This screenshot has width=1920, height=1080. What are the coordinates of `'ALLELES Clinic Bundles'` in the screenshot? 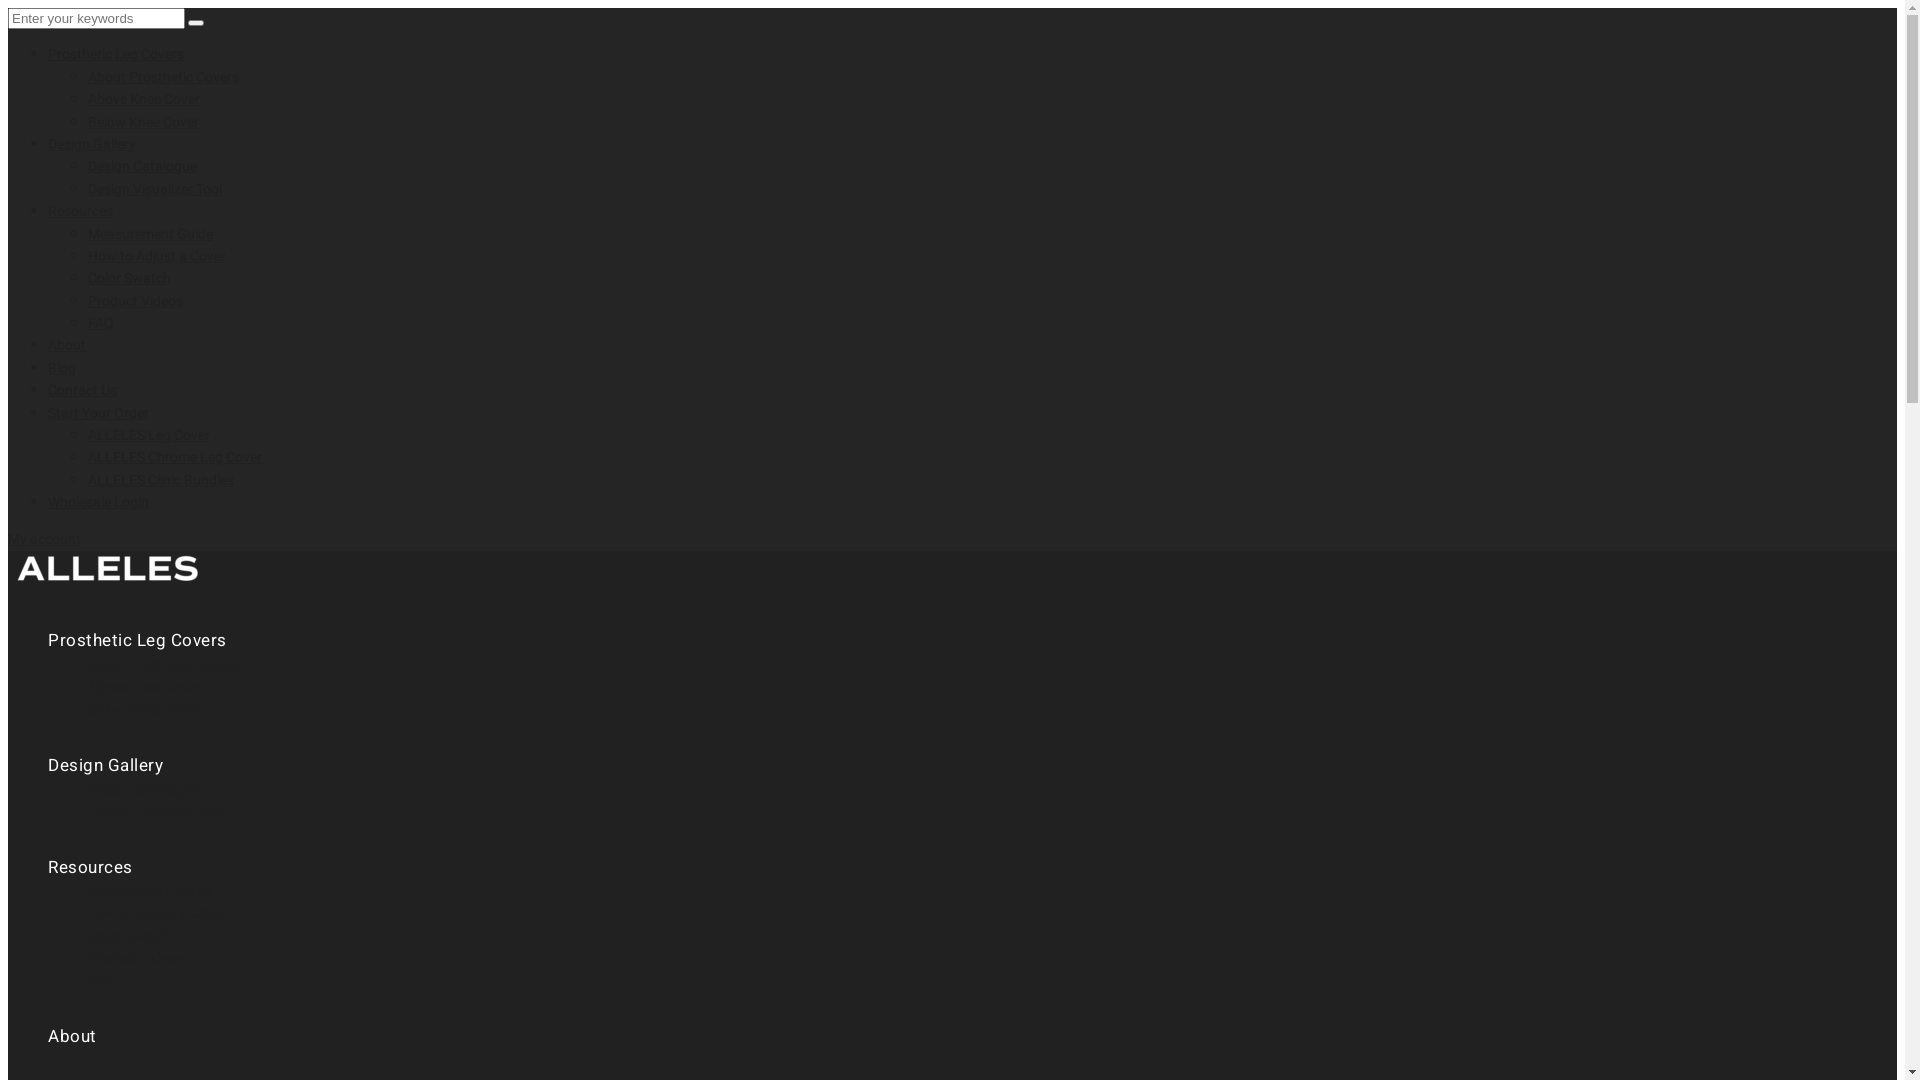 It's located at (161, 480).